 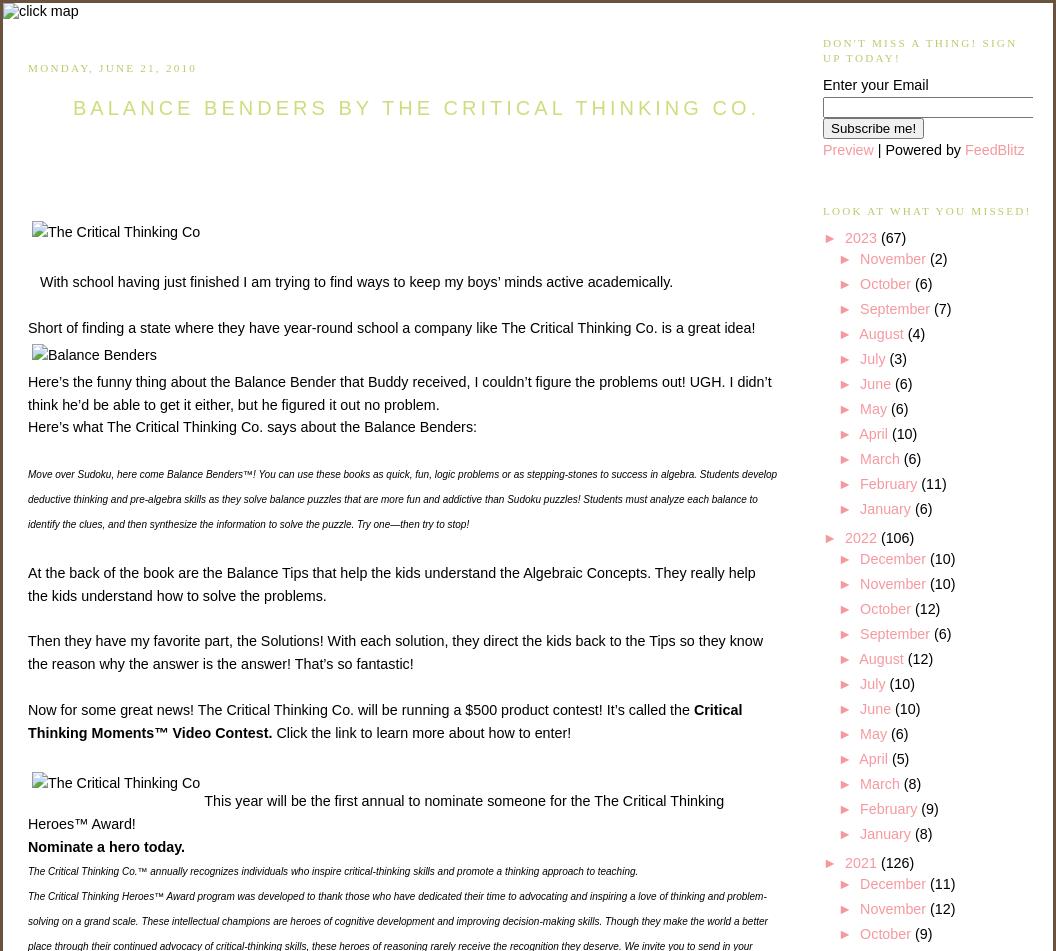 I want to click on '2022', so click(x=861, y=536).